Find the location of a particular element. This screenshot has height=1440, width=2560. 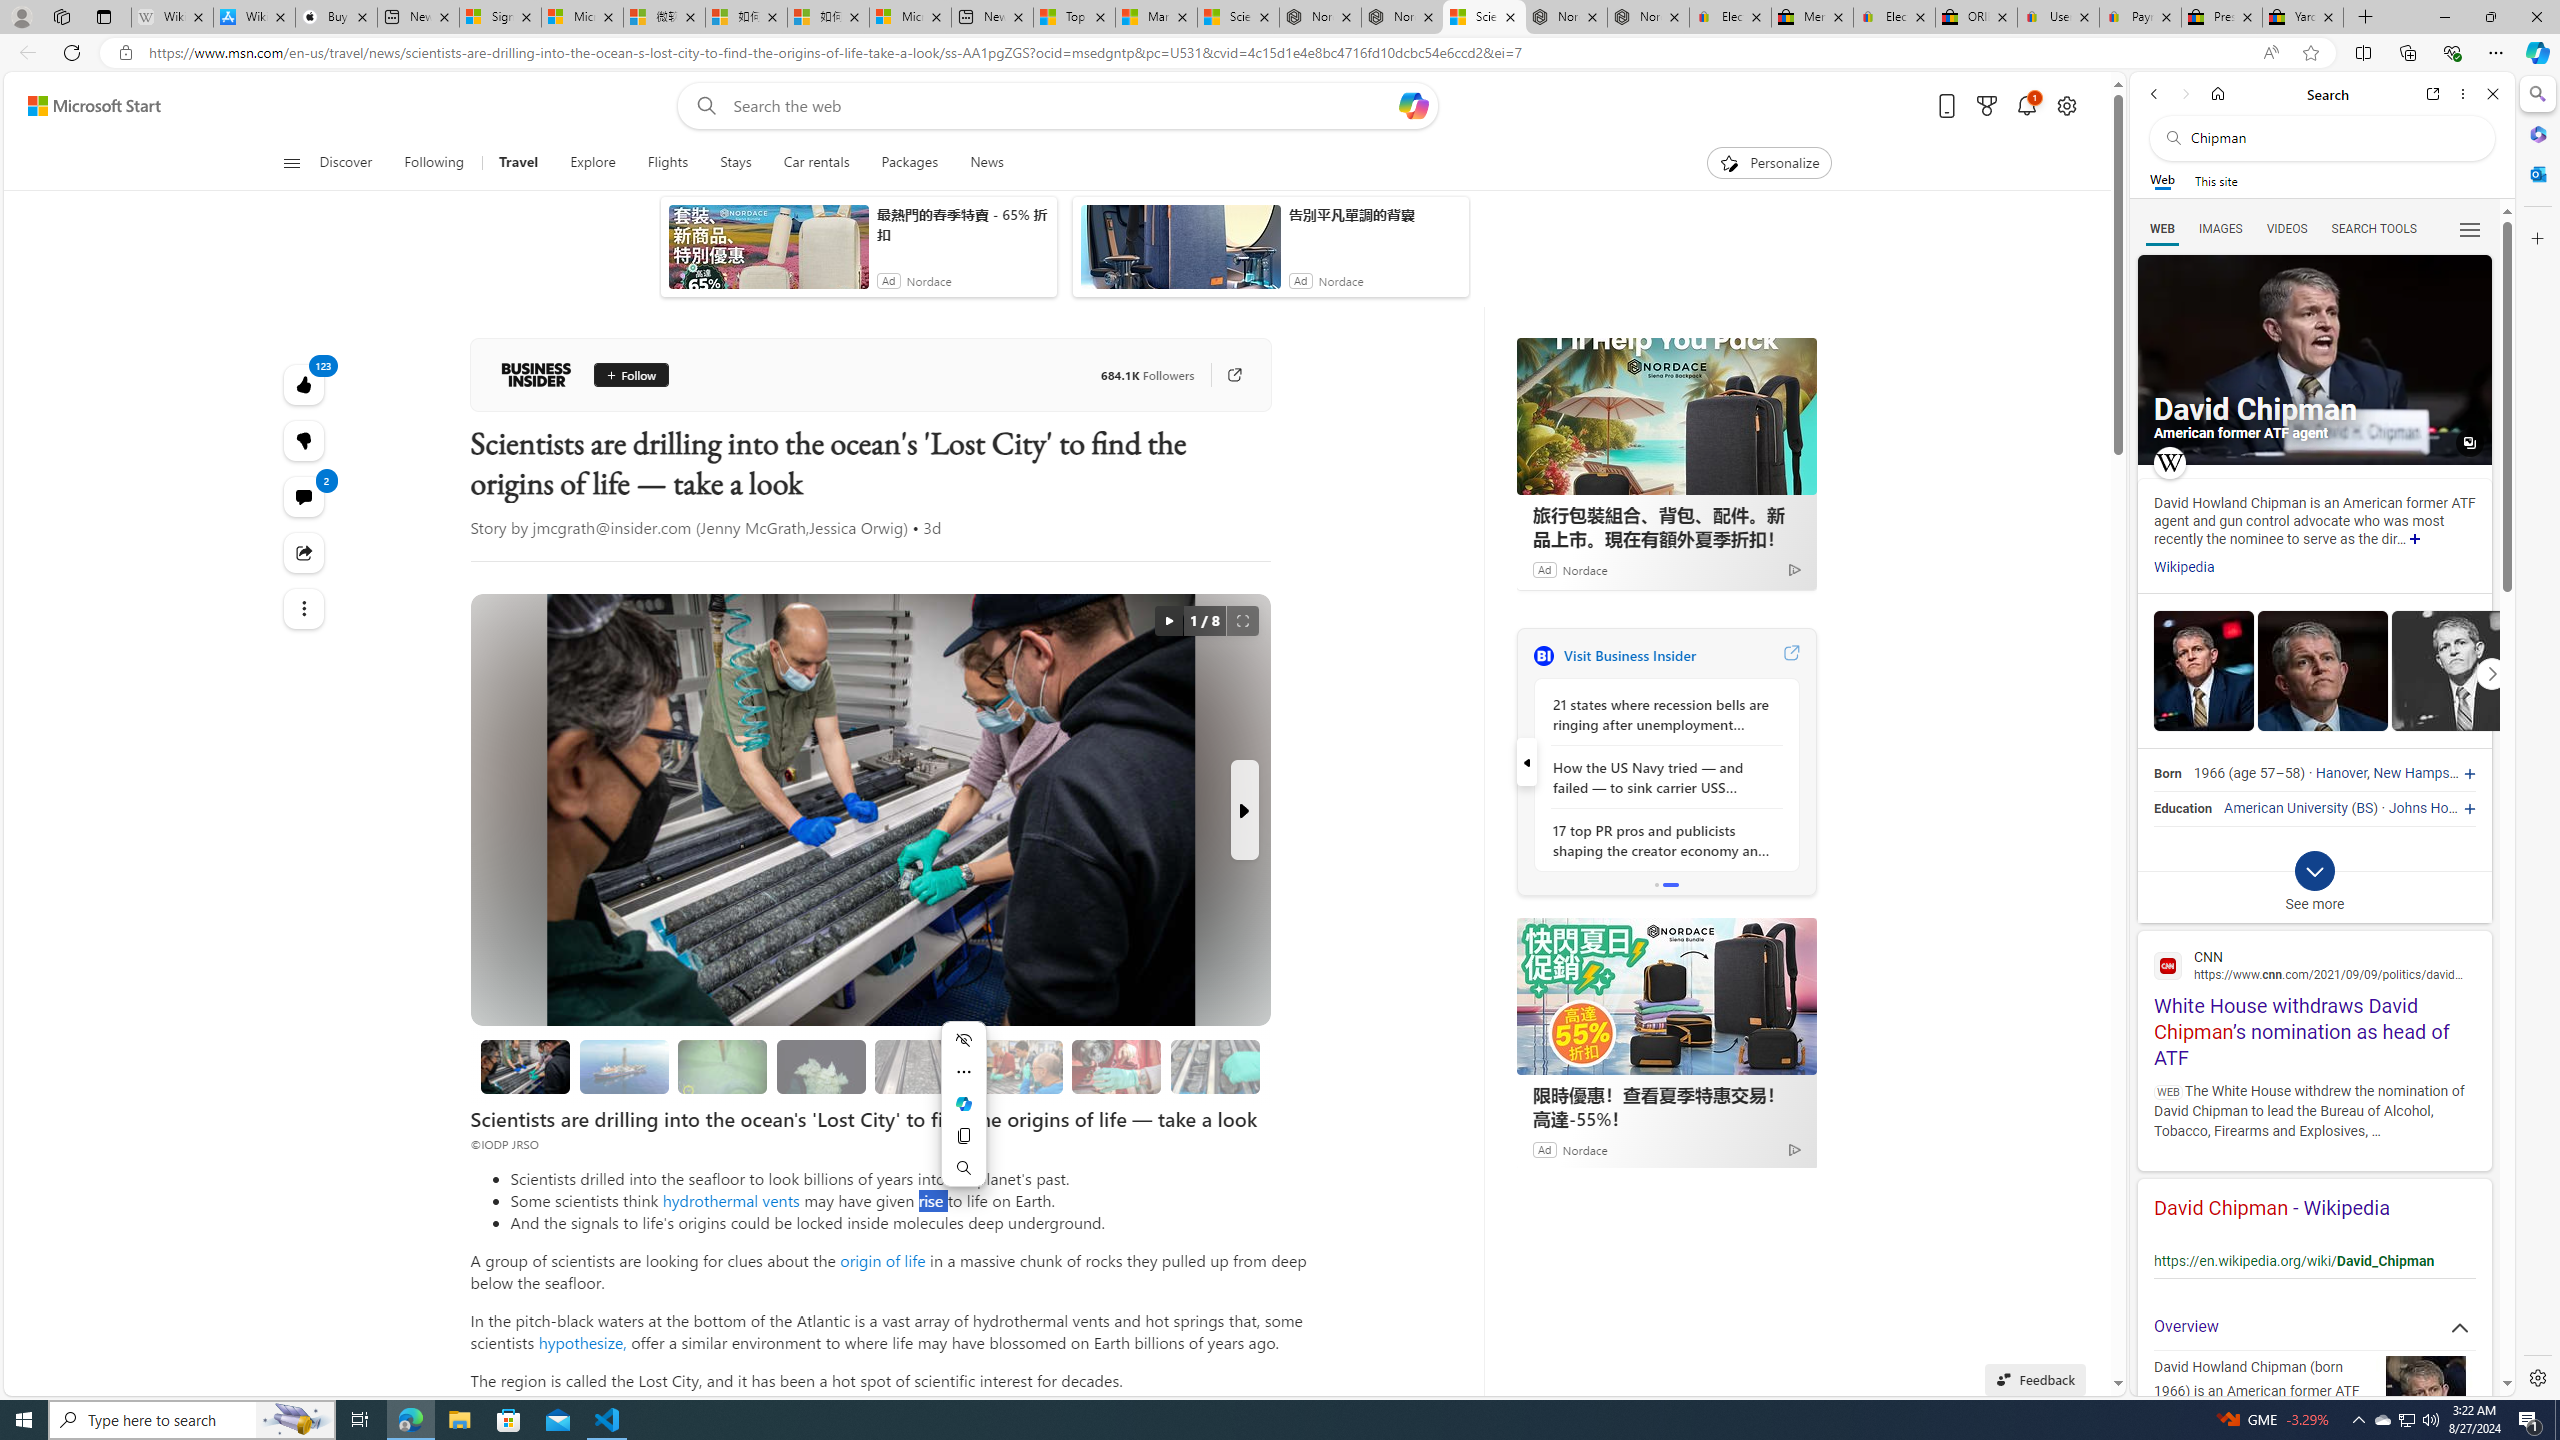

'Packages' is located at coordinates (909, 162).